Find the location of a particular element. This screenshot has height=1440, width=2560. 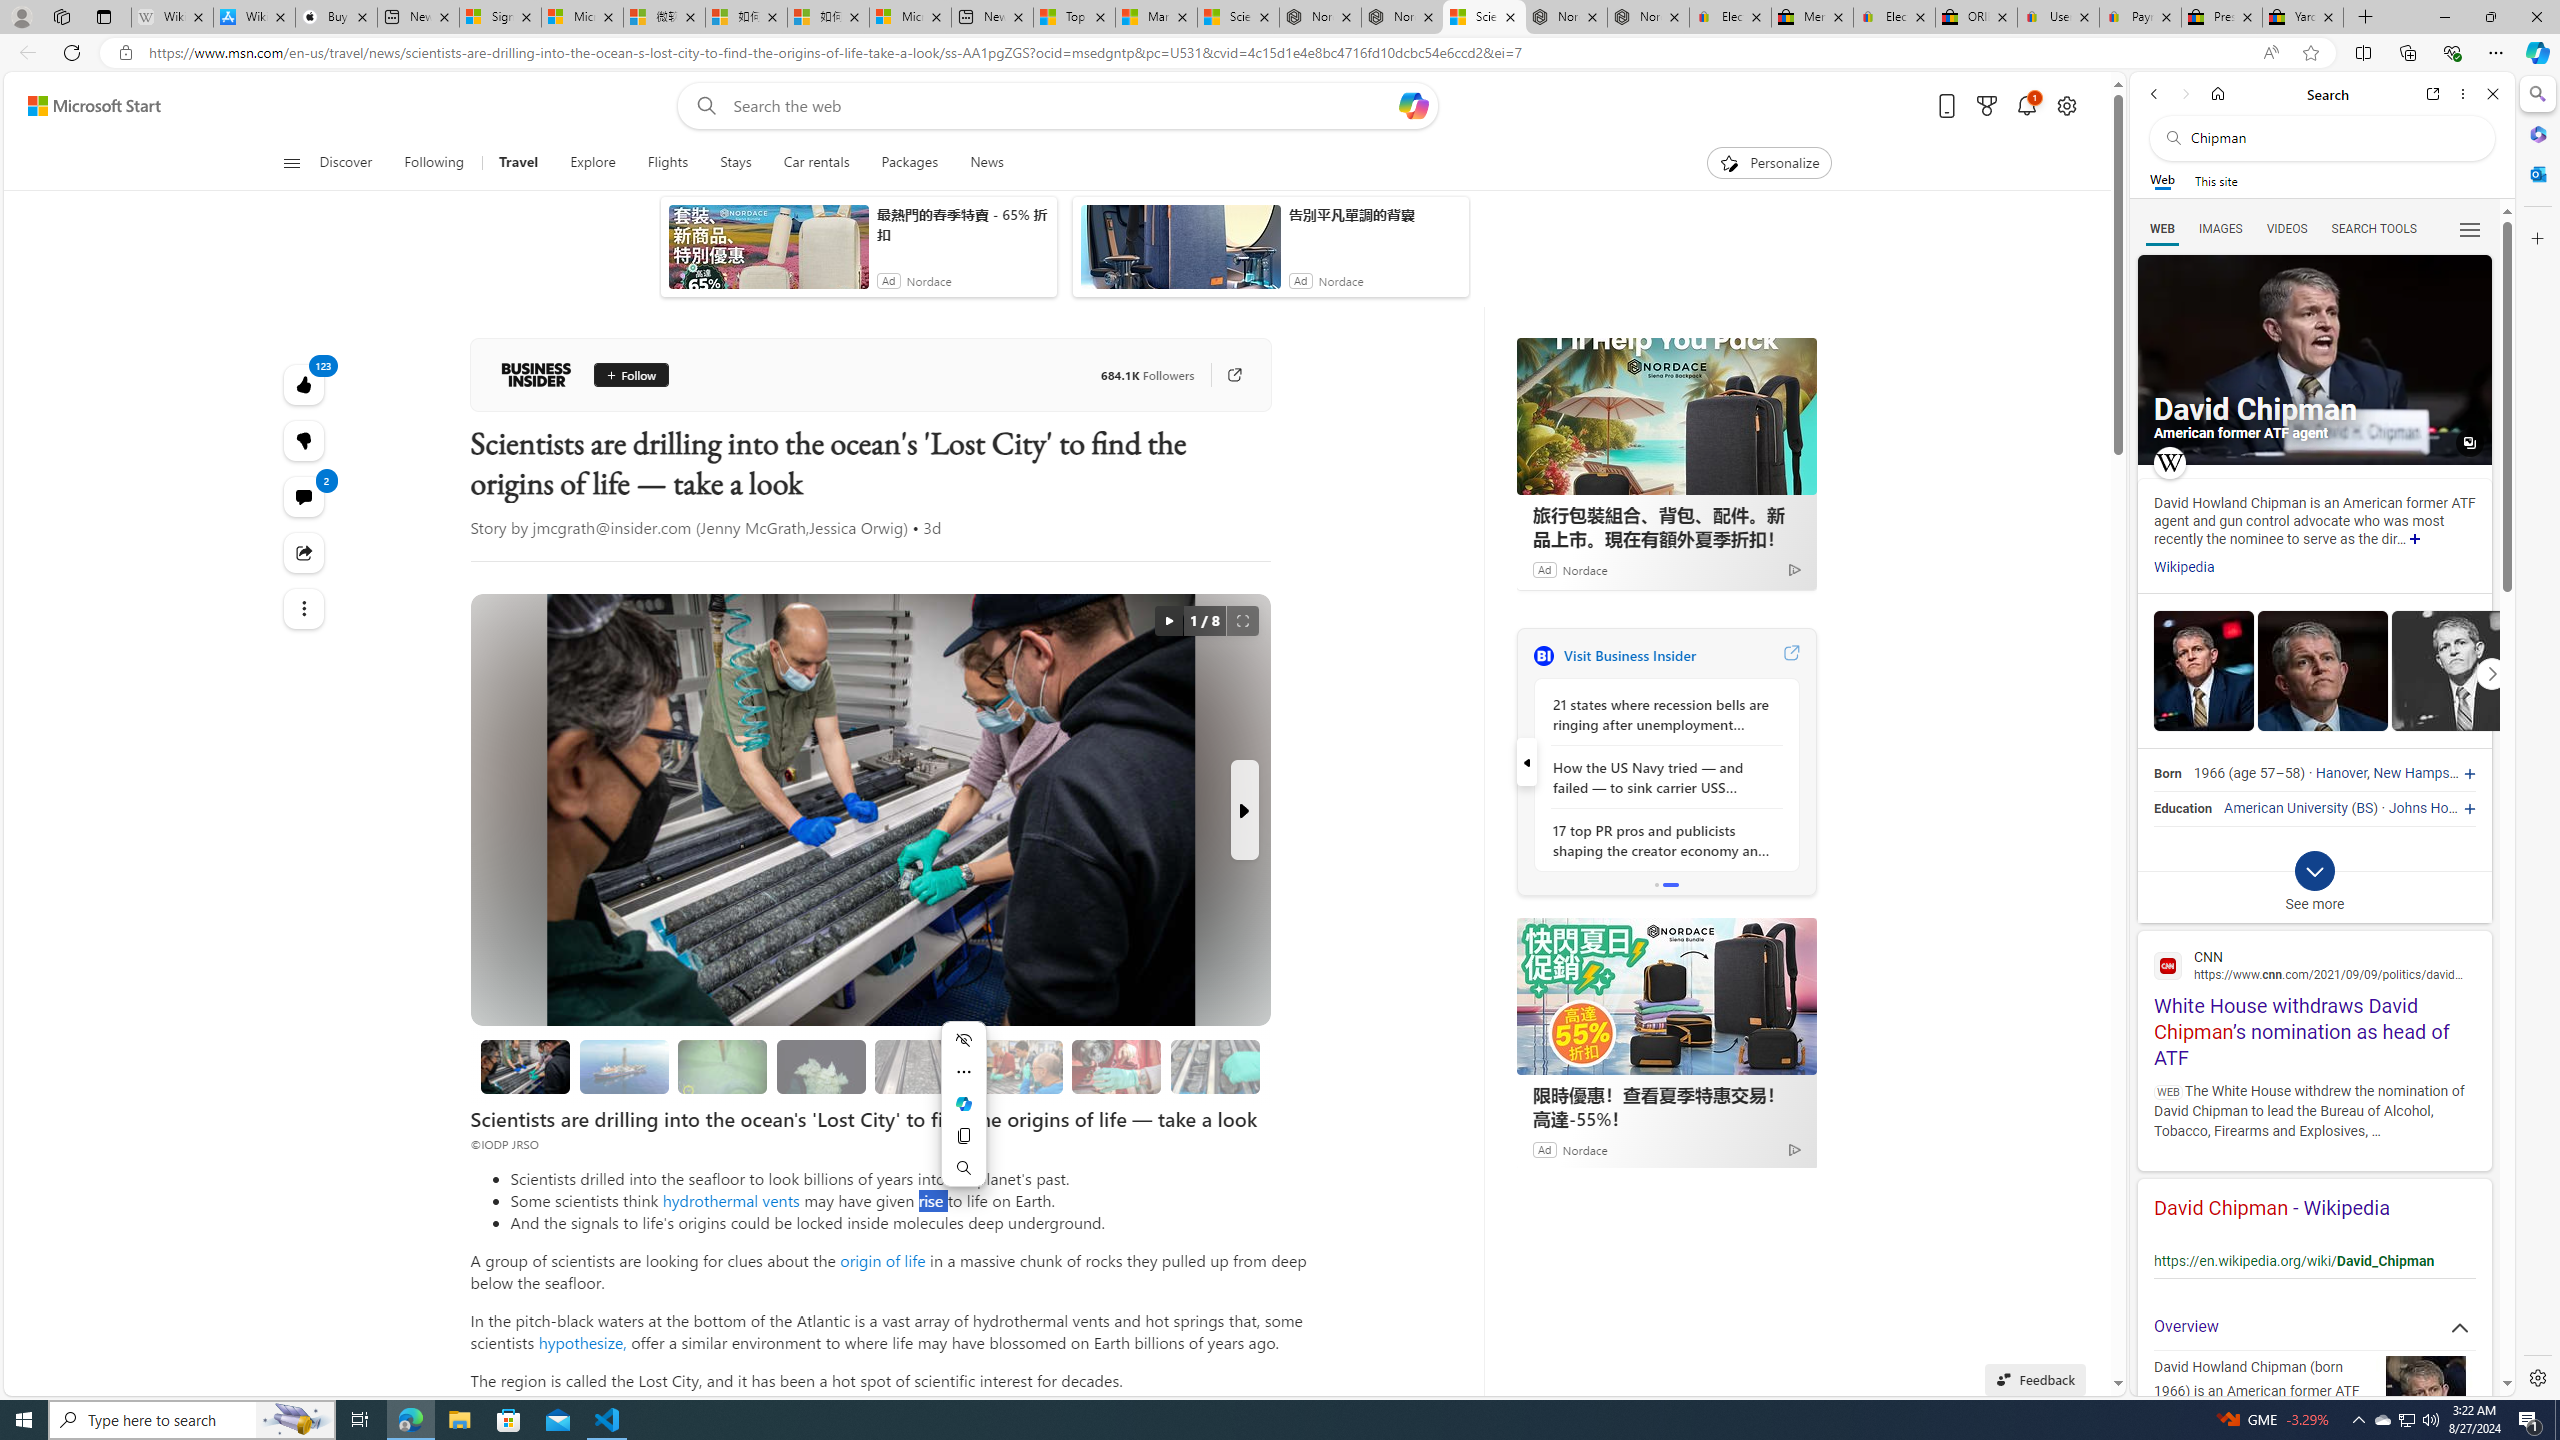

'Packages' is located at coordinates (909, 162).